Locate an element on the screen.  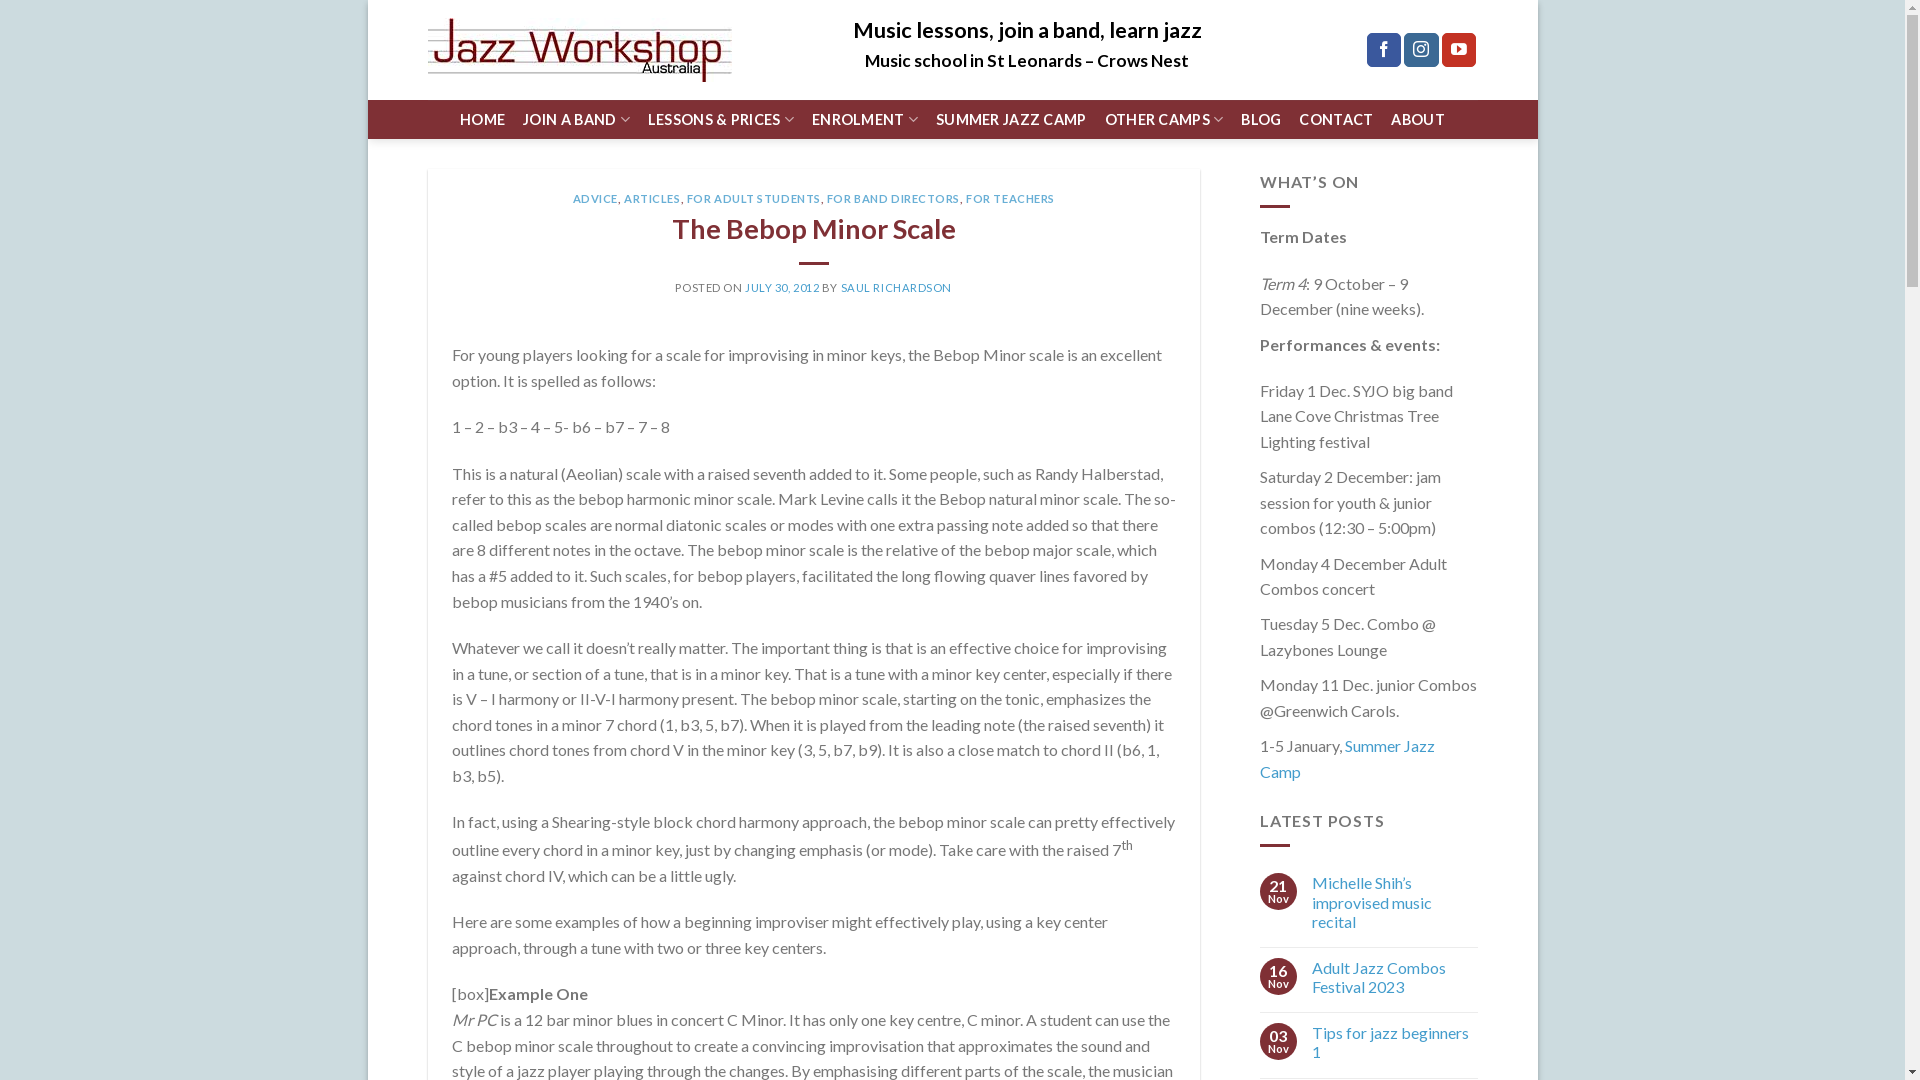
'FOR BAND DIRECTORS' is located at coordinates (892, 198).